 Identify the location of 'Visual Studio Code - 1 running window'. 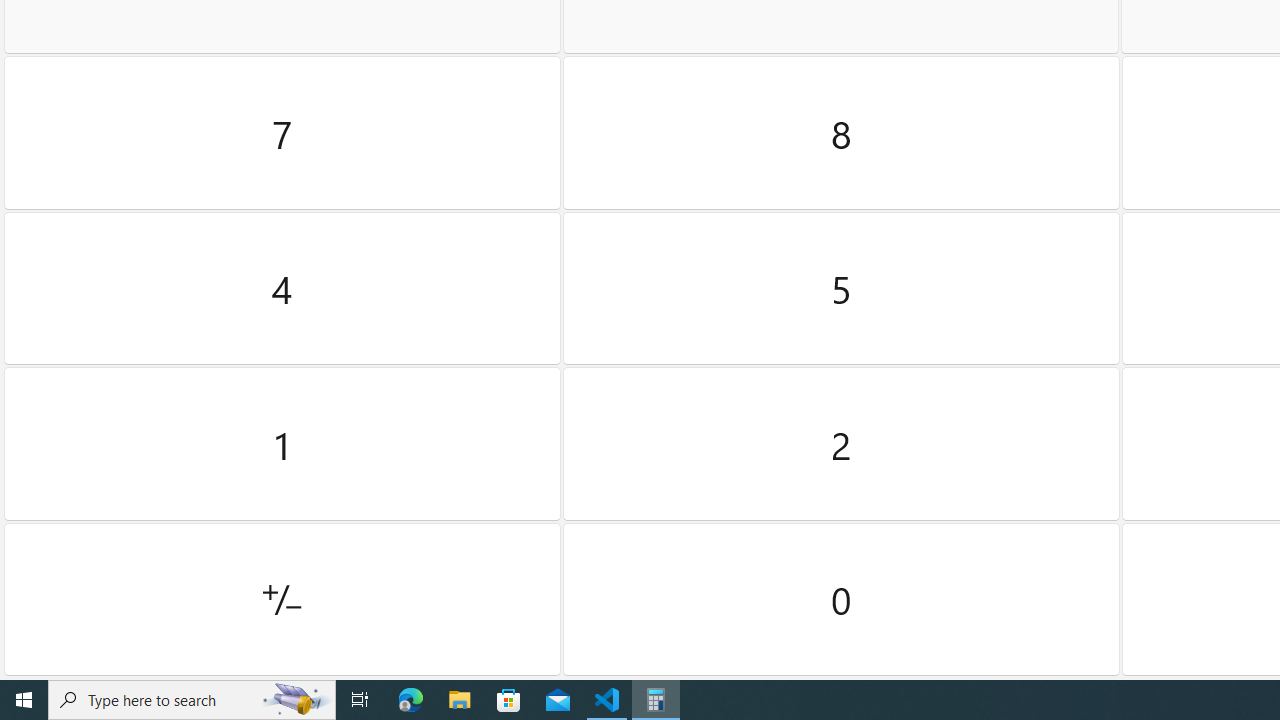
(606, 698).